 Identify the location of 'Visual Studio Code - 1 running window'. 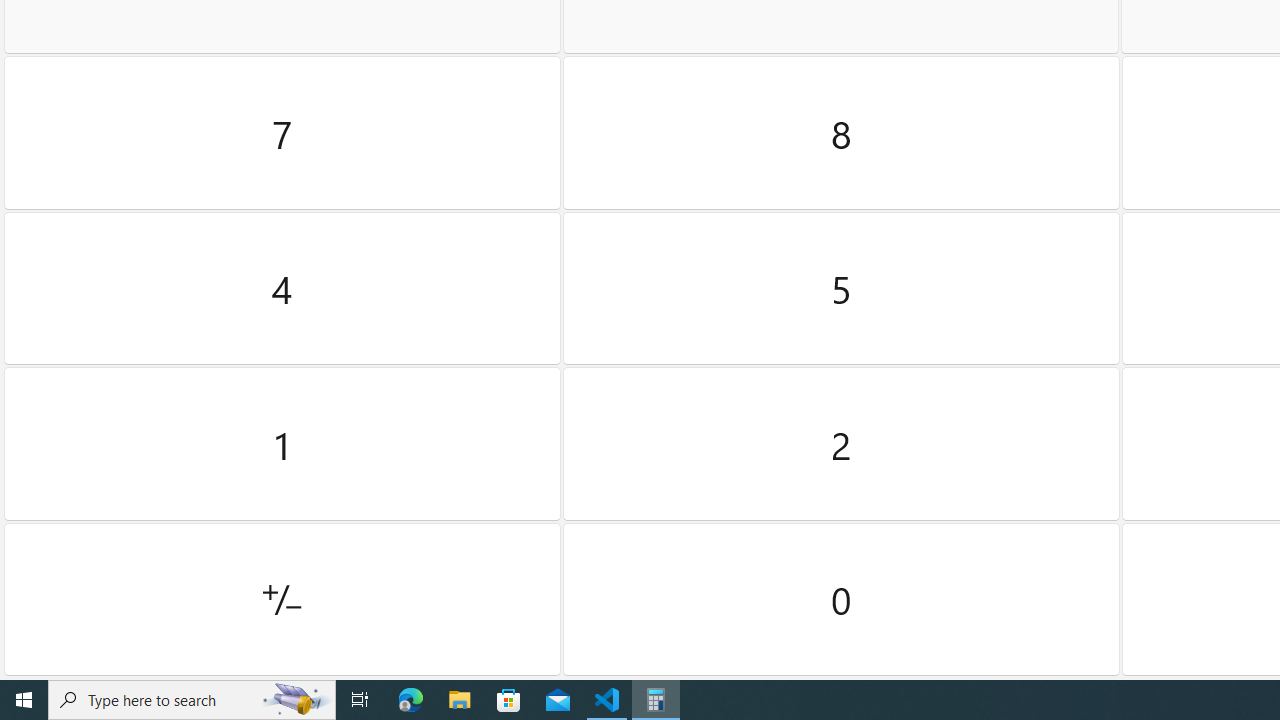
(606, 698).